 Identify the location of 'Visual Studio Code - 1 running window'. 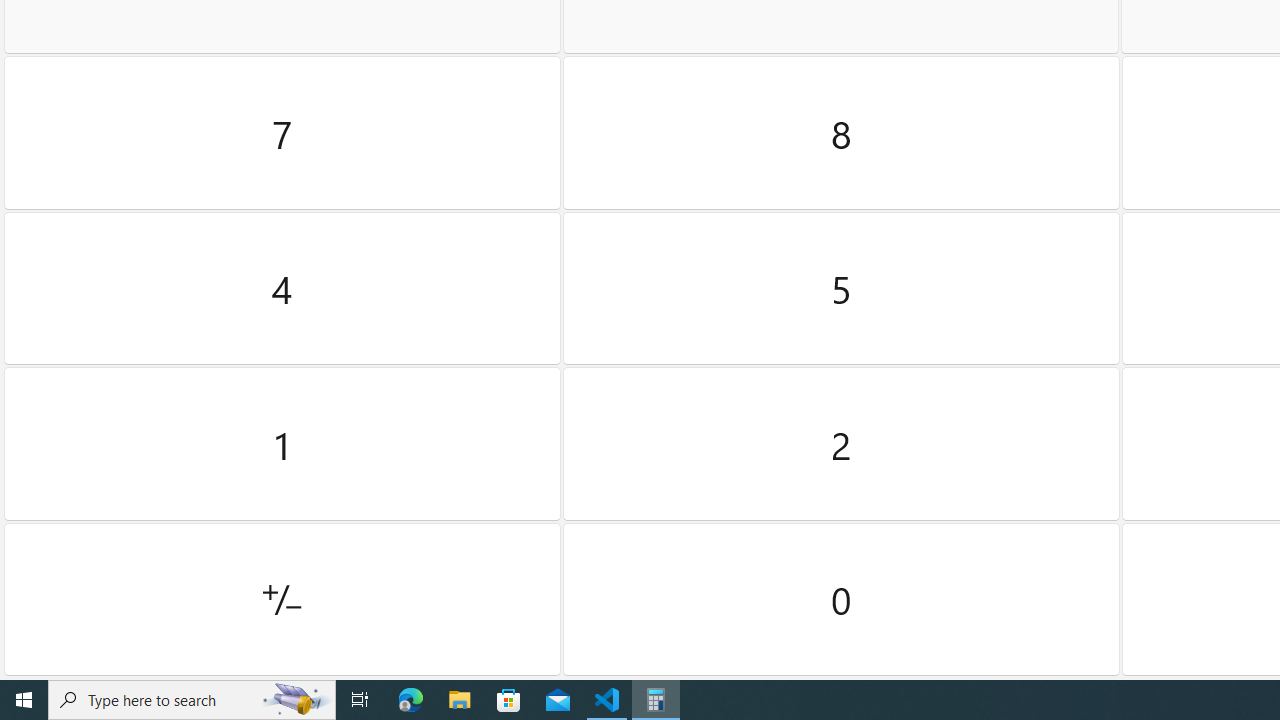
(606, 698).